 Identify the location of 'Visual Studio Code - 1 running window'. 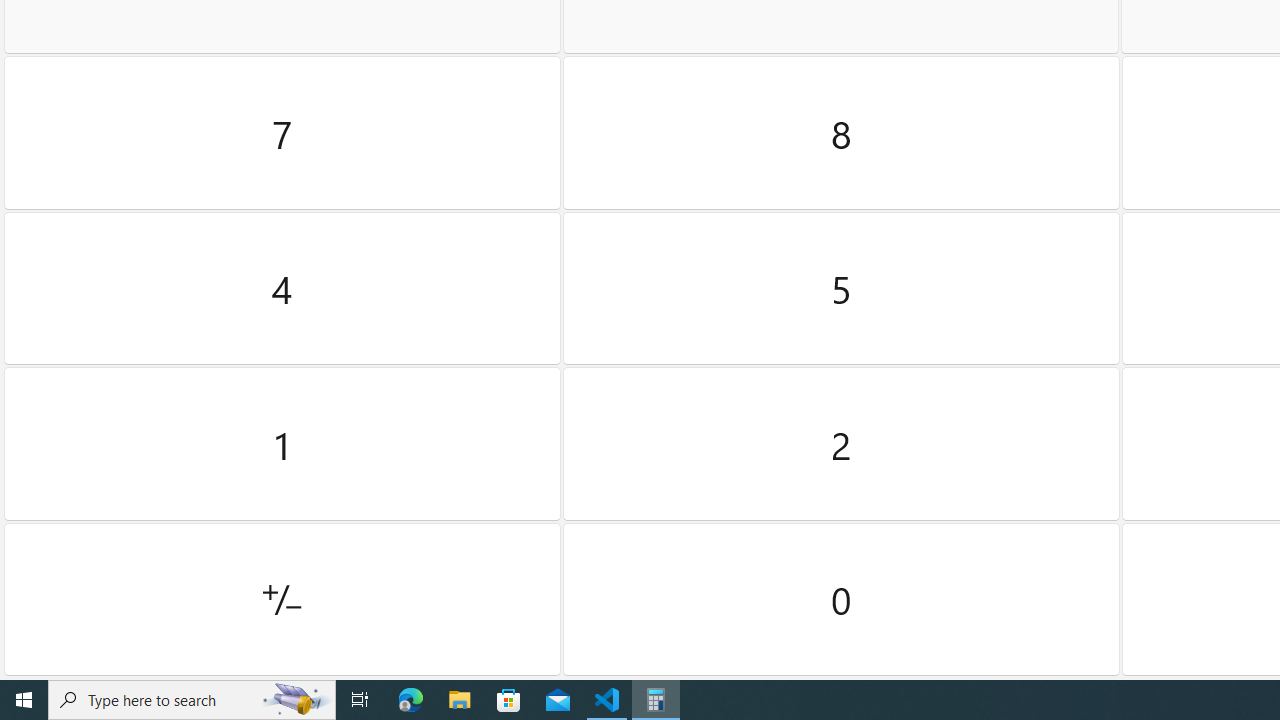
(606, 698).